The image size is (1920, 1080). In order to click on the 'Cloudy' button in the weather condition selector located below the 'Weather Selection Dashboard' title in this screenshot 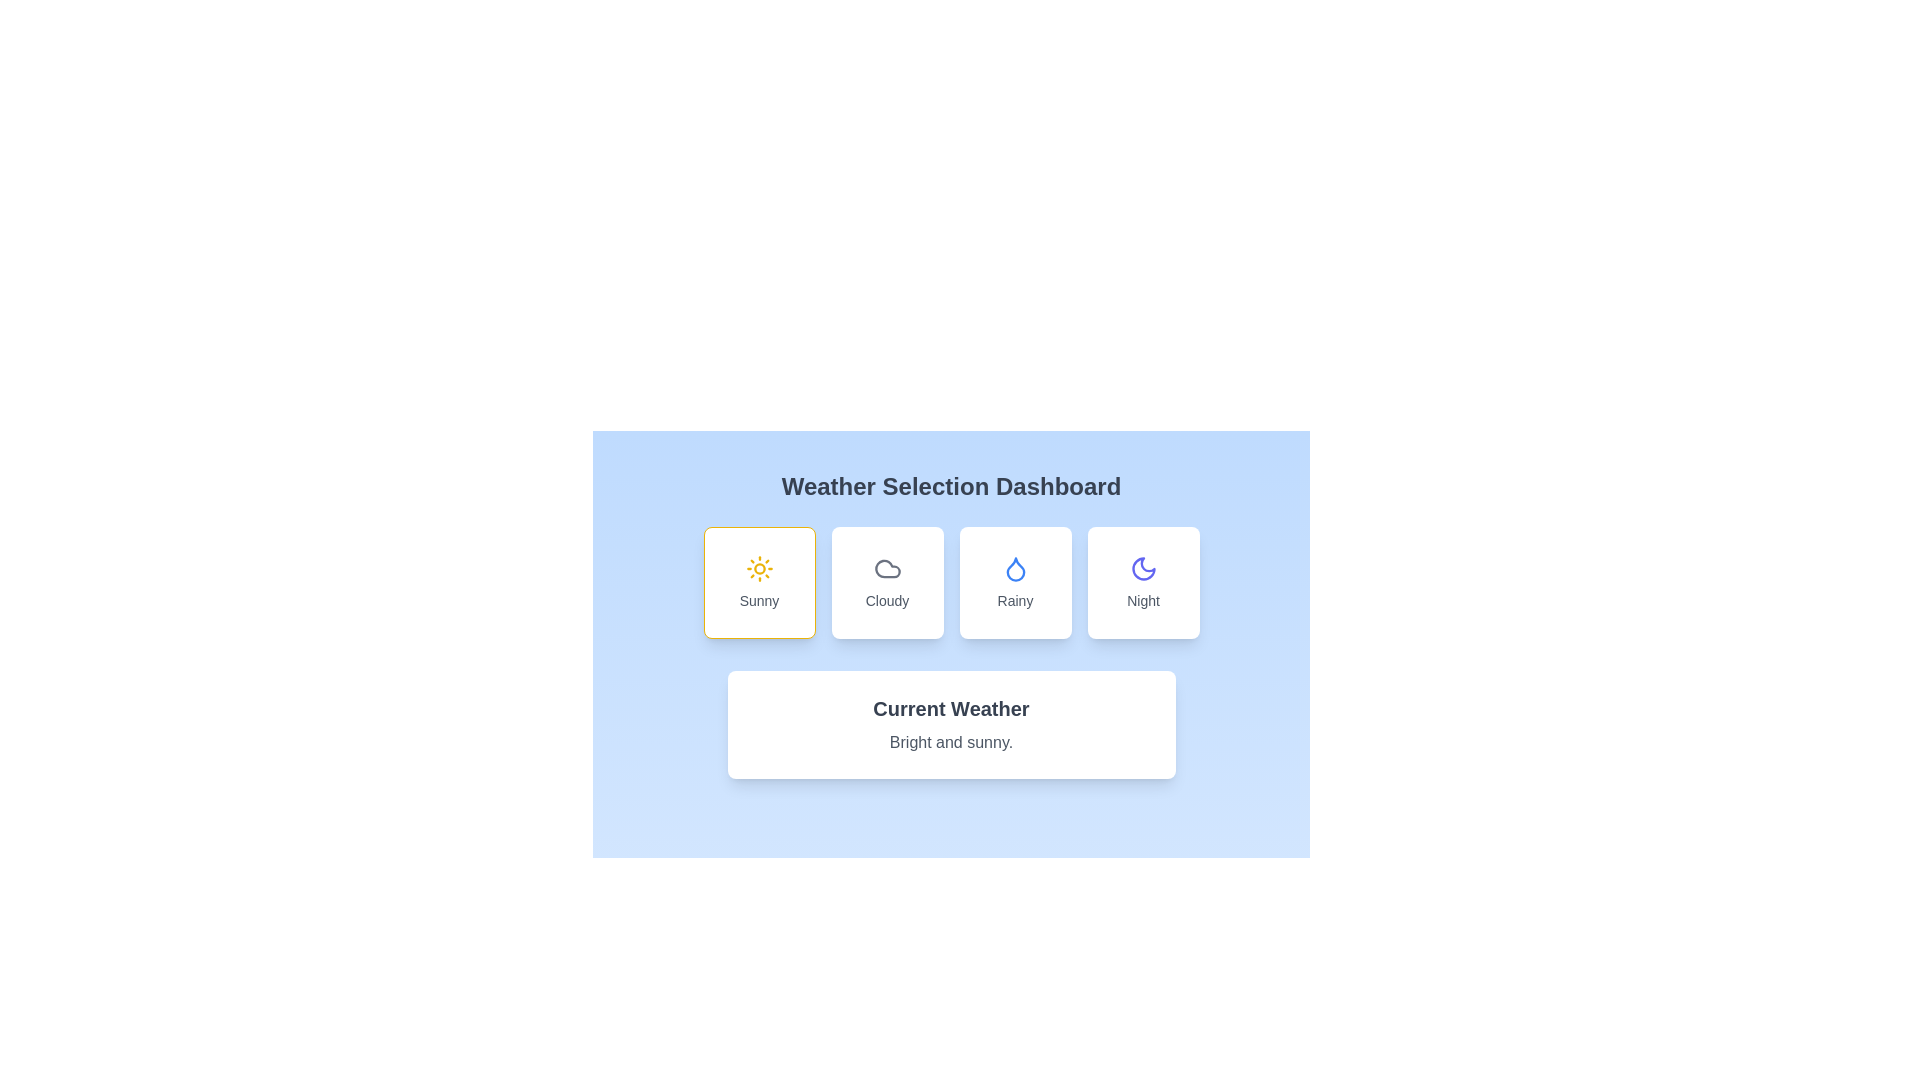, I will do `click(950, 582)`.